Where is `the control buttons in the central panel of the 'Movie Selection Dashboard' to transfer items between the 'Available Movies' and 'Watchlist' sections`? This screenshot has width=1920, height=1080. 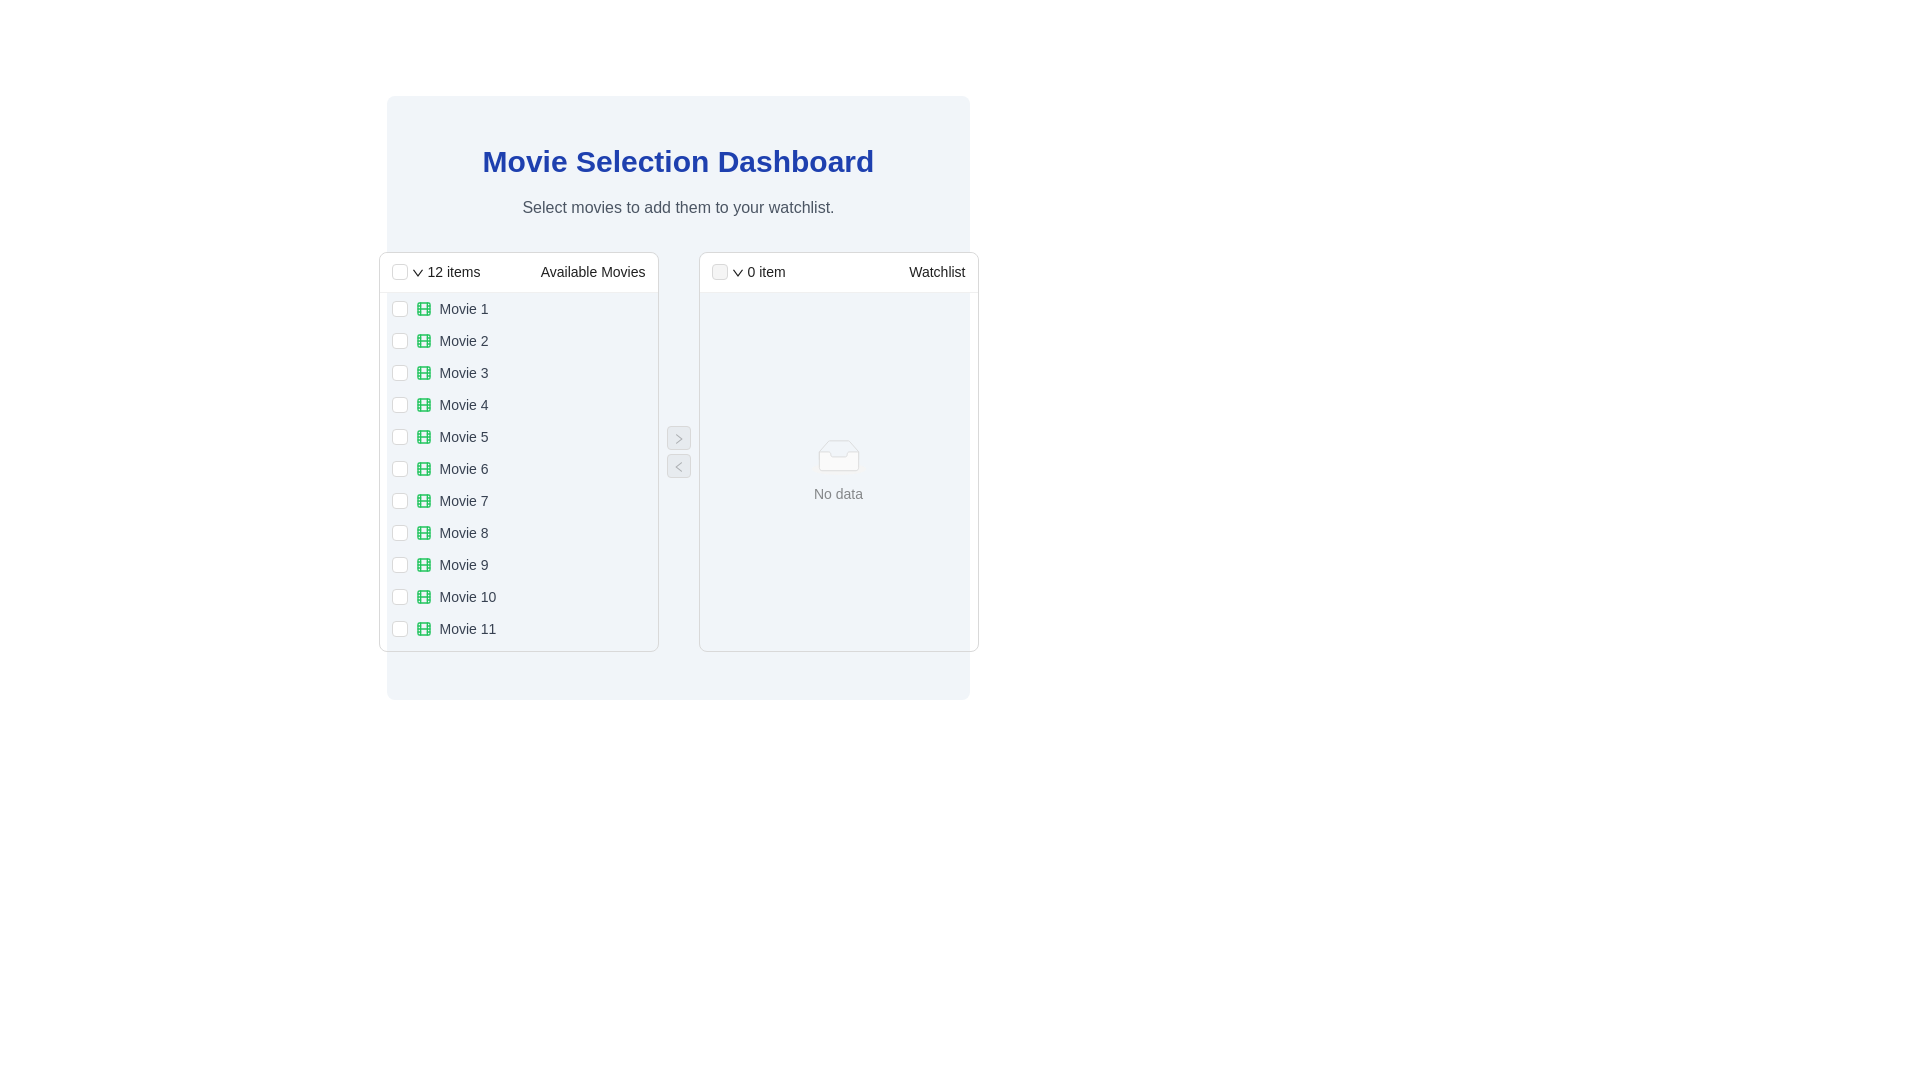
the control buttons in the central panel of the 'Movie Selection Dashboard' to transfer items between the 'Available Movies' and 'Watchlist' sections is located at coordinates (678, 451).